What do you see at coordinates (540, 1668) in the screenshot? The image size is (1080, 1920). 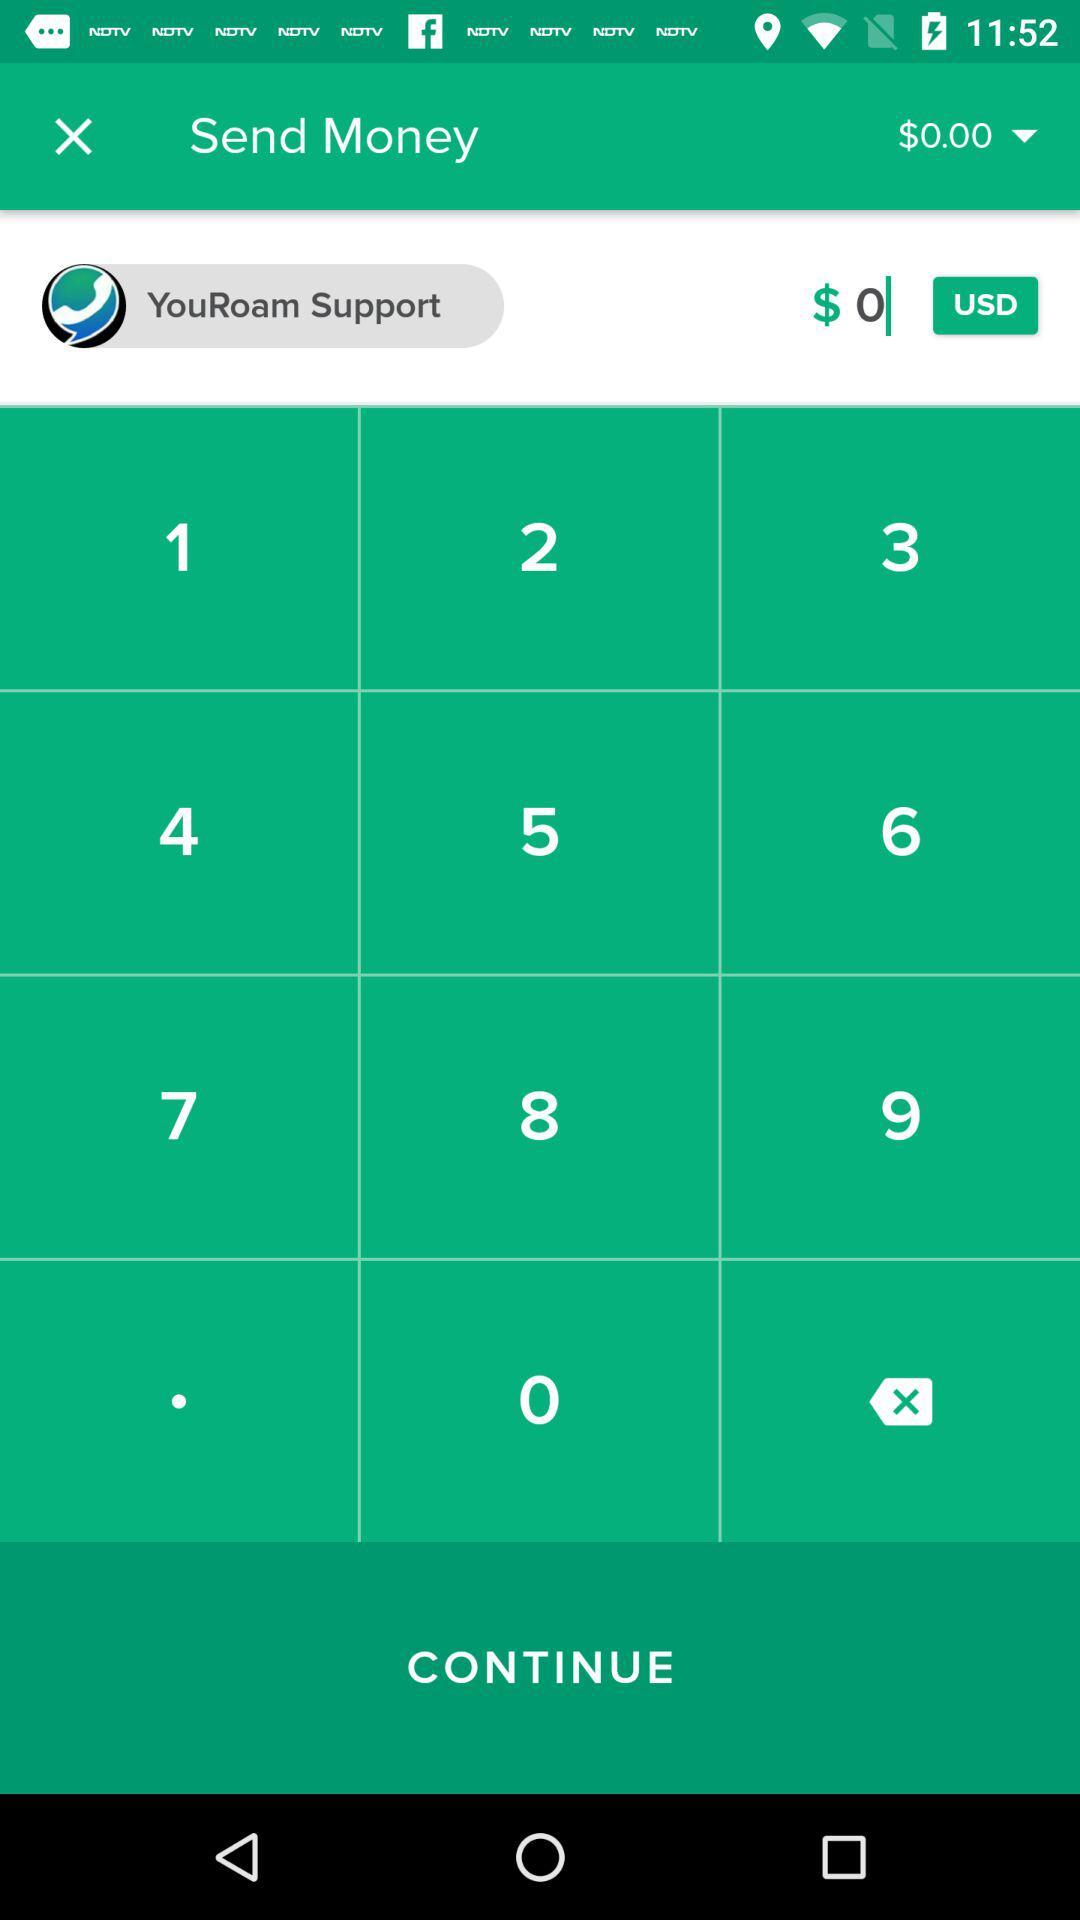 I see `the item below . item` at bounding box center [540, 1668].